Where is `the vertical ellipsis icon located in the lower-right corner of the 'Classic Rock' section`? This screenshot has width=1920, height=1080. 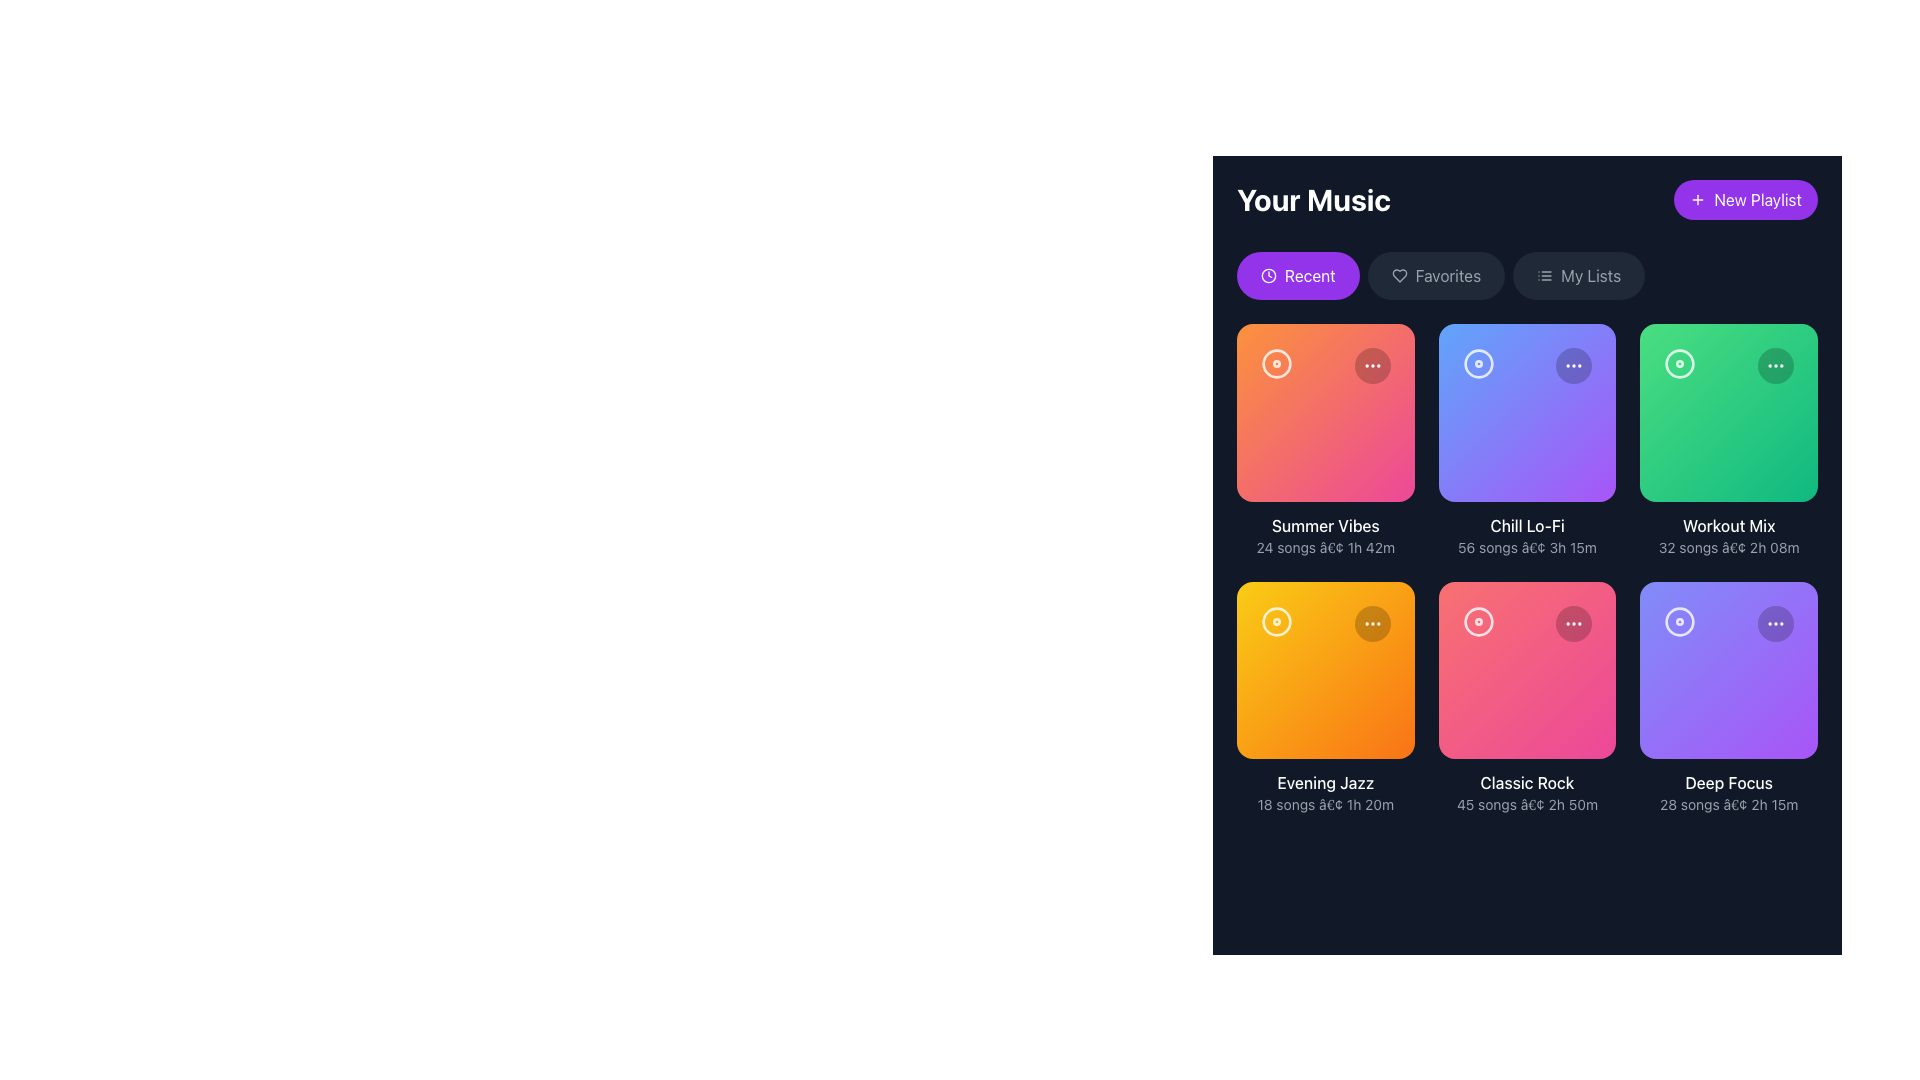 the vertical ellipsis icon located in the lower-right corner of the 'Classic Rock' section is located at coordinates (1573, 622).